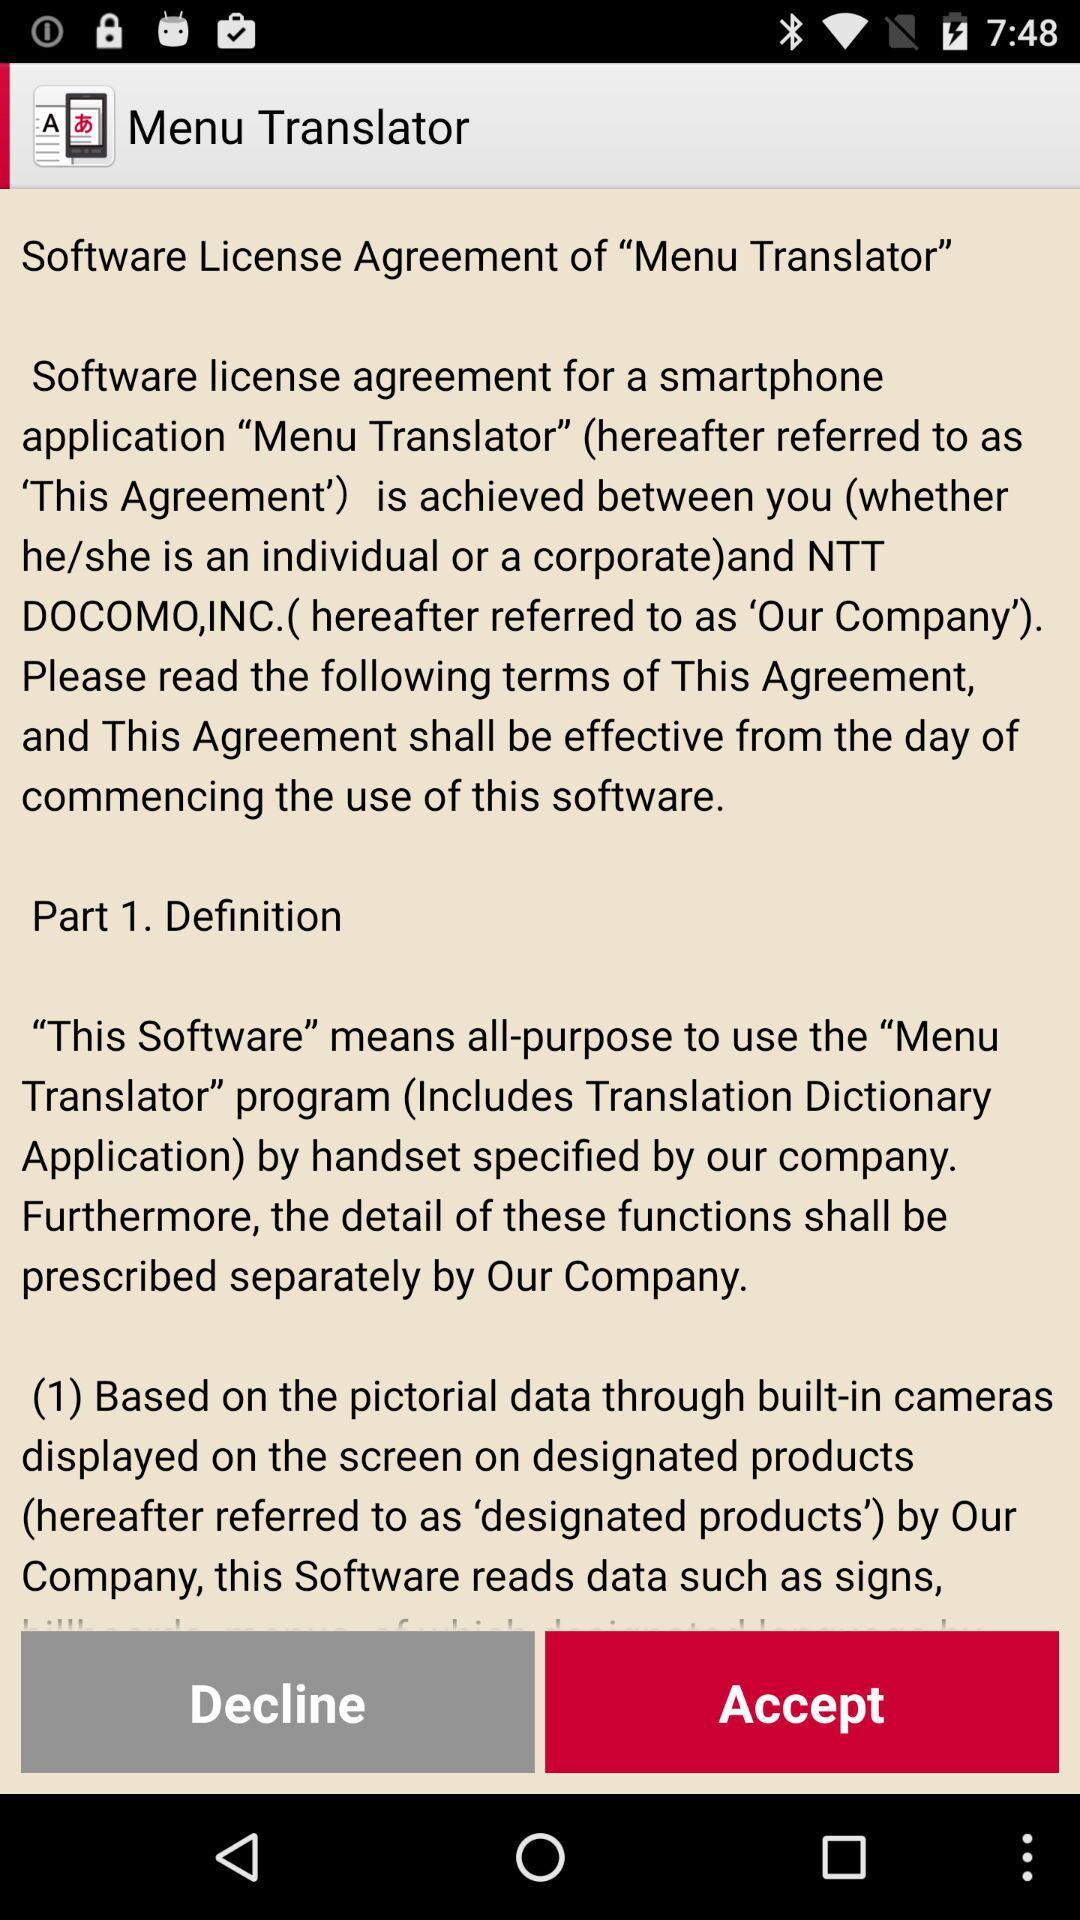 The height and width of the screenshot is (1920, 1080). What do you see at coordinates (277, 1701) in the screenshot?
I see `the item to the left of the accept icon` at bounding box center [277, 1701].